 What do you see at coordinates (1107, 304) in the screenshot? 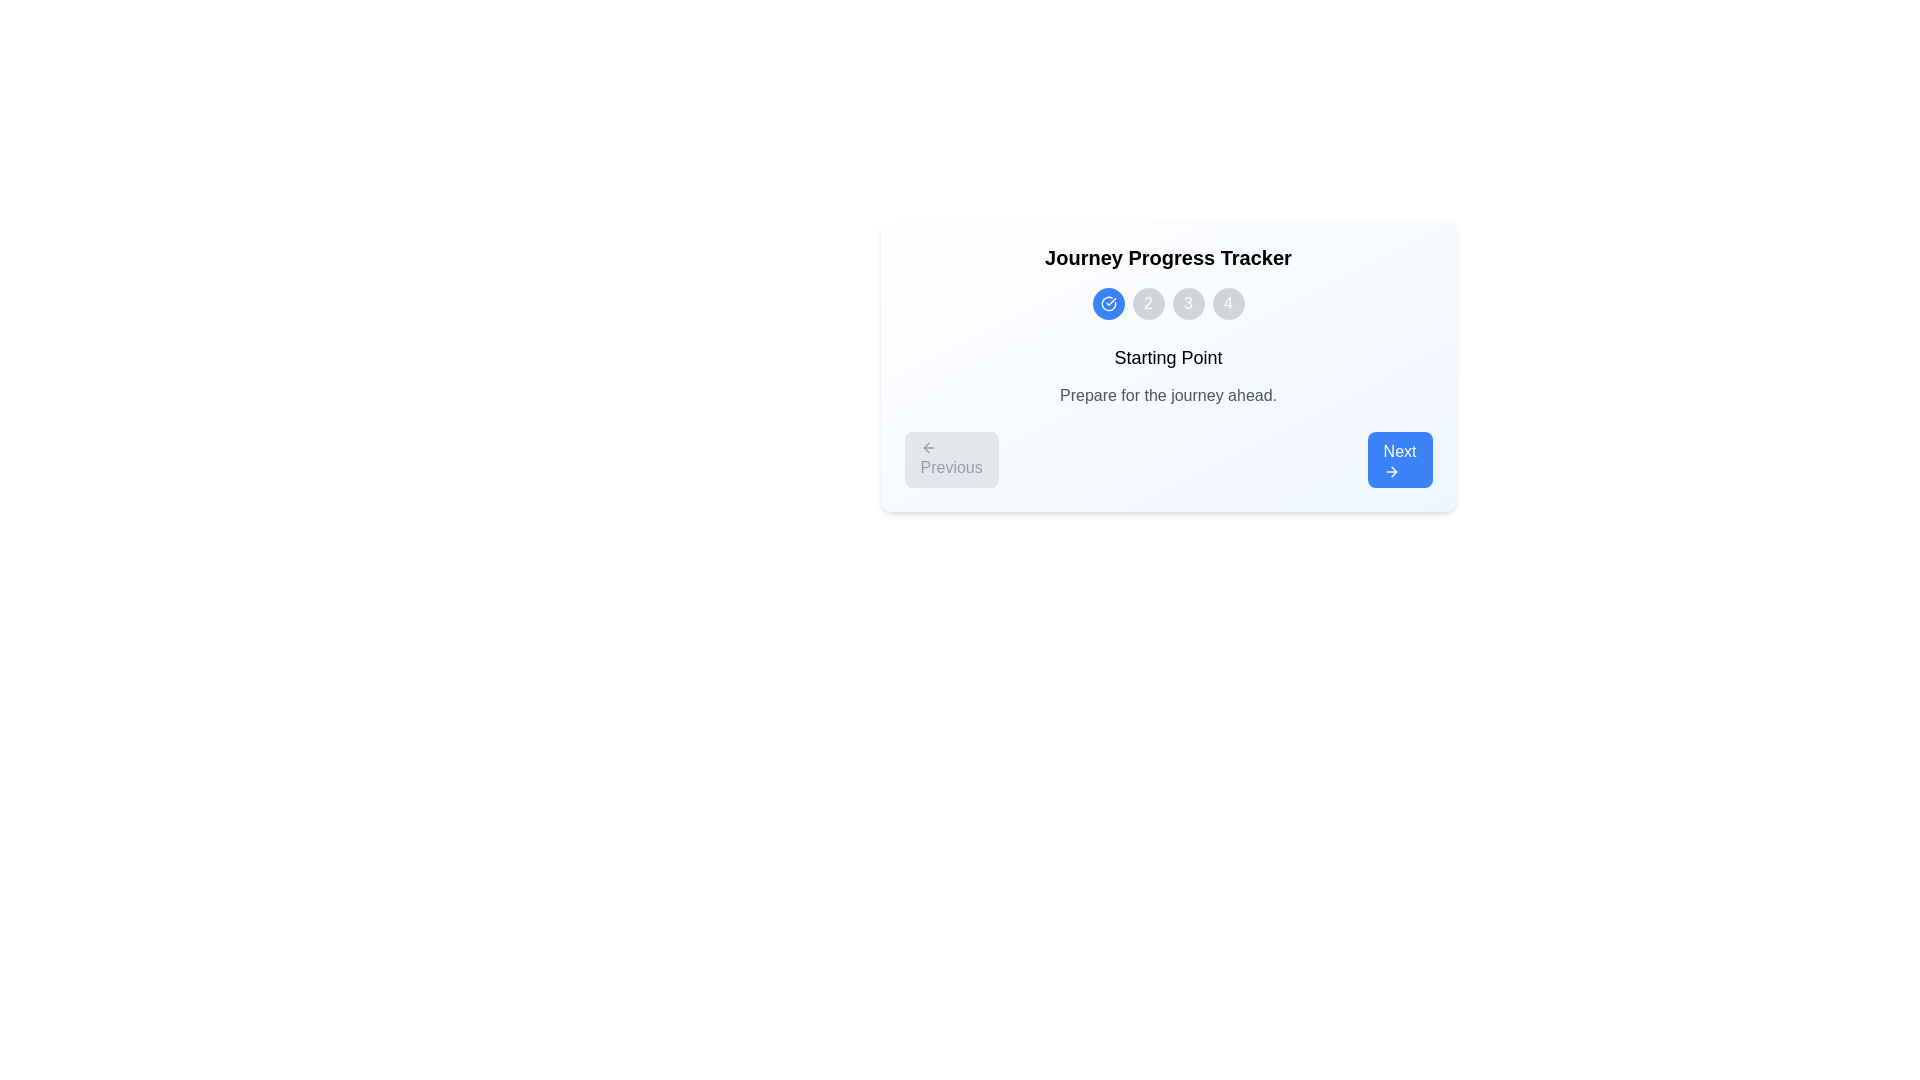
I see `the completed progress tracker icon located in the first circular button at the top center of the interface` at bounding box center [1107, 304].